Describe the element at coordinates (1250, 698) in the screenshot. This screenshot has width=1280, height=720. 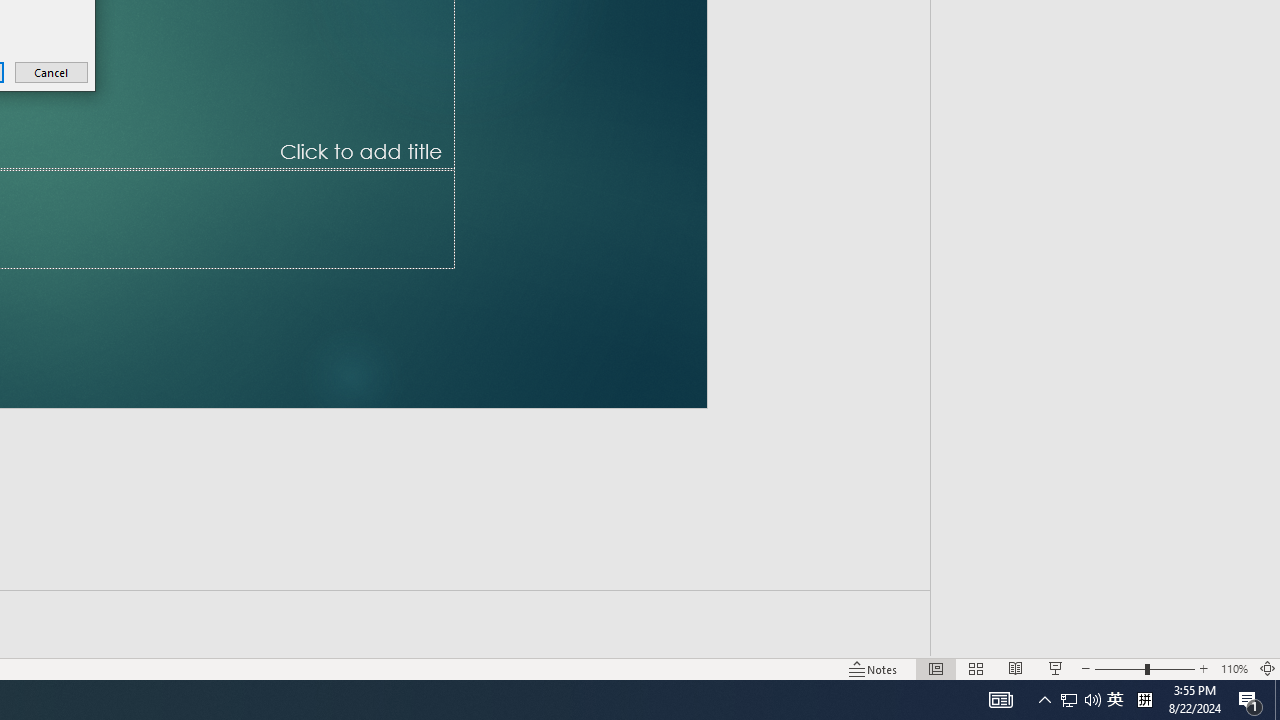
I see `'Action Center, 1 new notification'` at that location.